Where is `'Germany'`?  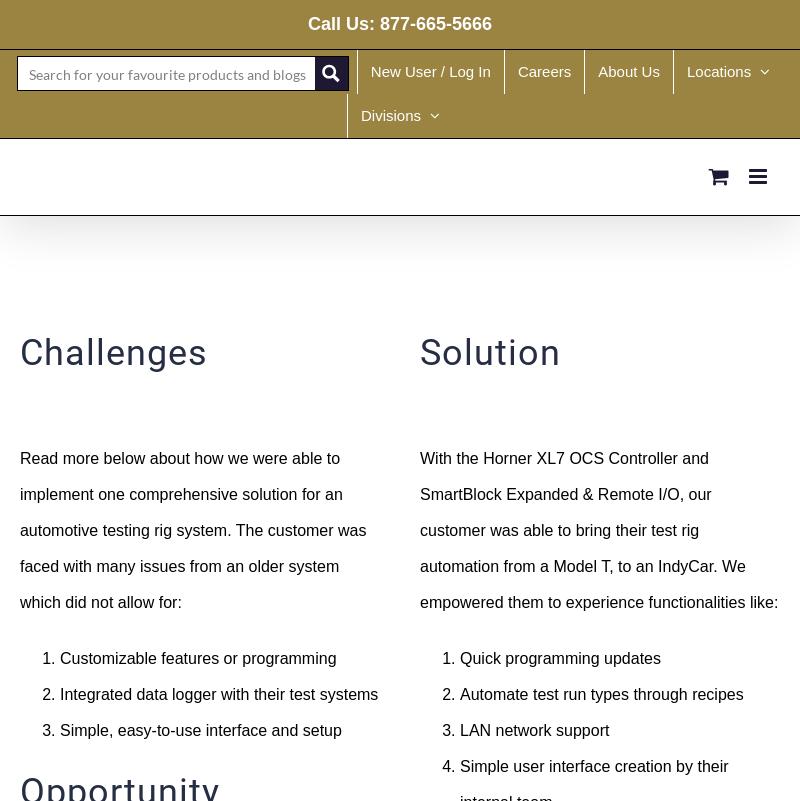 'Germany' is located at coordinates (683, 173).